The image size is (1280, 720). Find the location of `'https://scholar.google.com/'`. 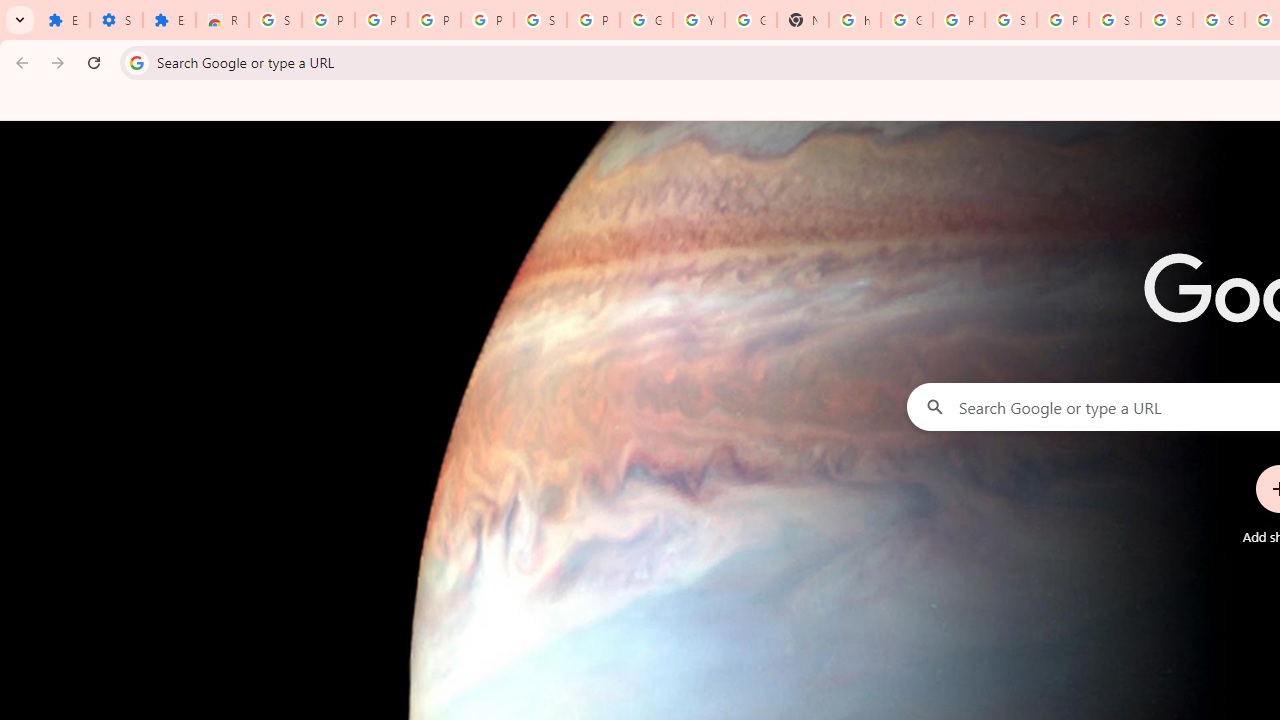

'https://scholar.google.com/' is located at coordinates (855, 20).